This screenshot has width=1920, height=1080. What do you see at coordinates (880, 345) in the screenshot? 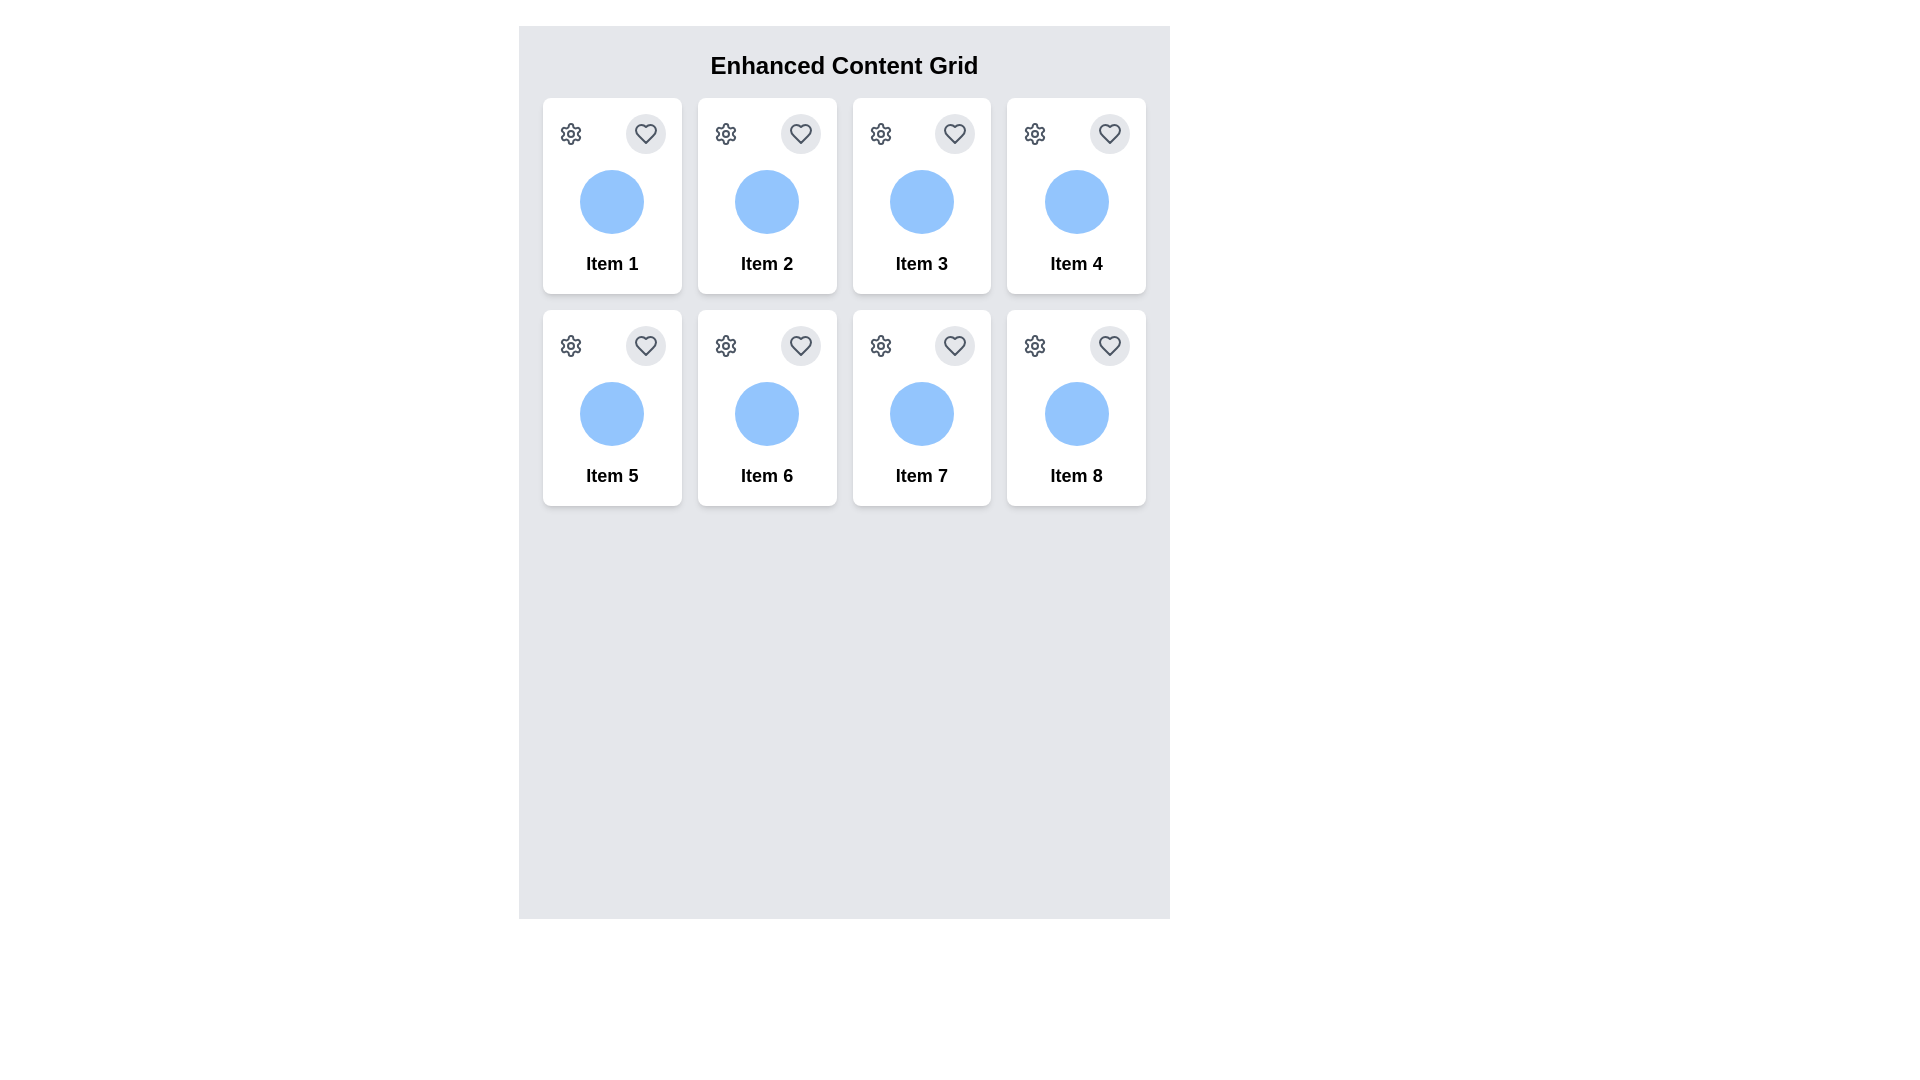
I see `the gear-shaped settings icon located at the top-left corner of the card labeled 'Item 7'` at bounding box center [880, 345].